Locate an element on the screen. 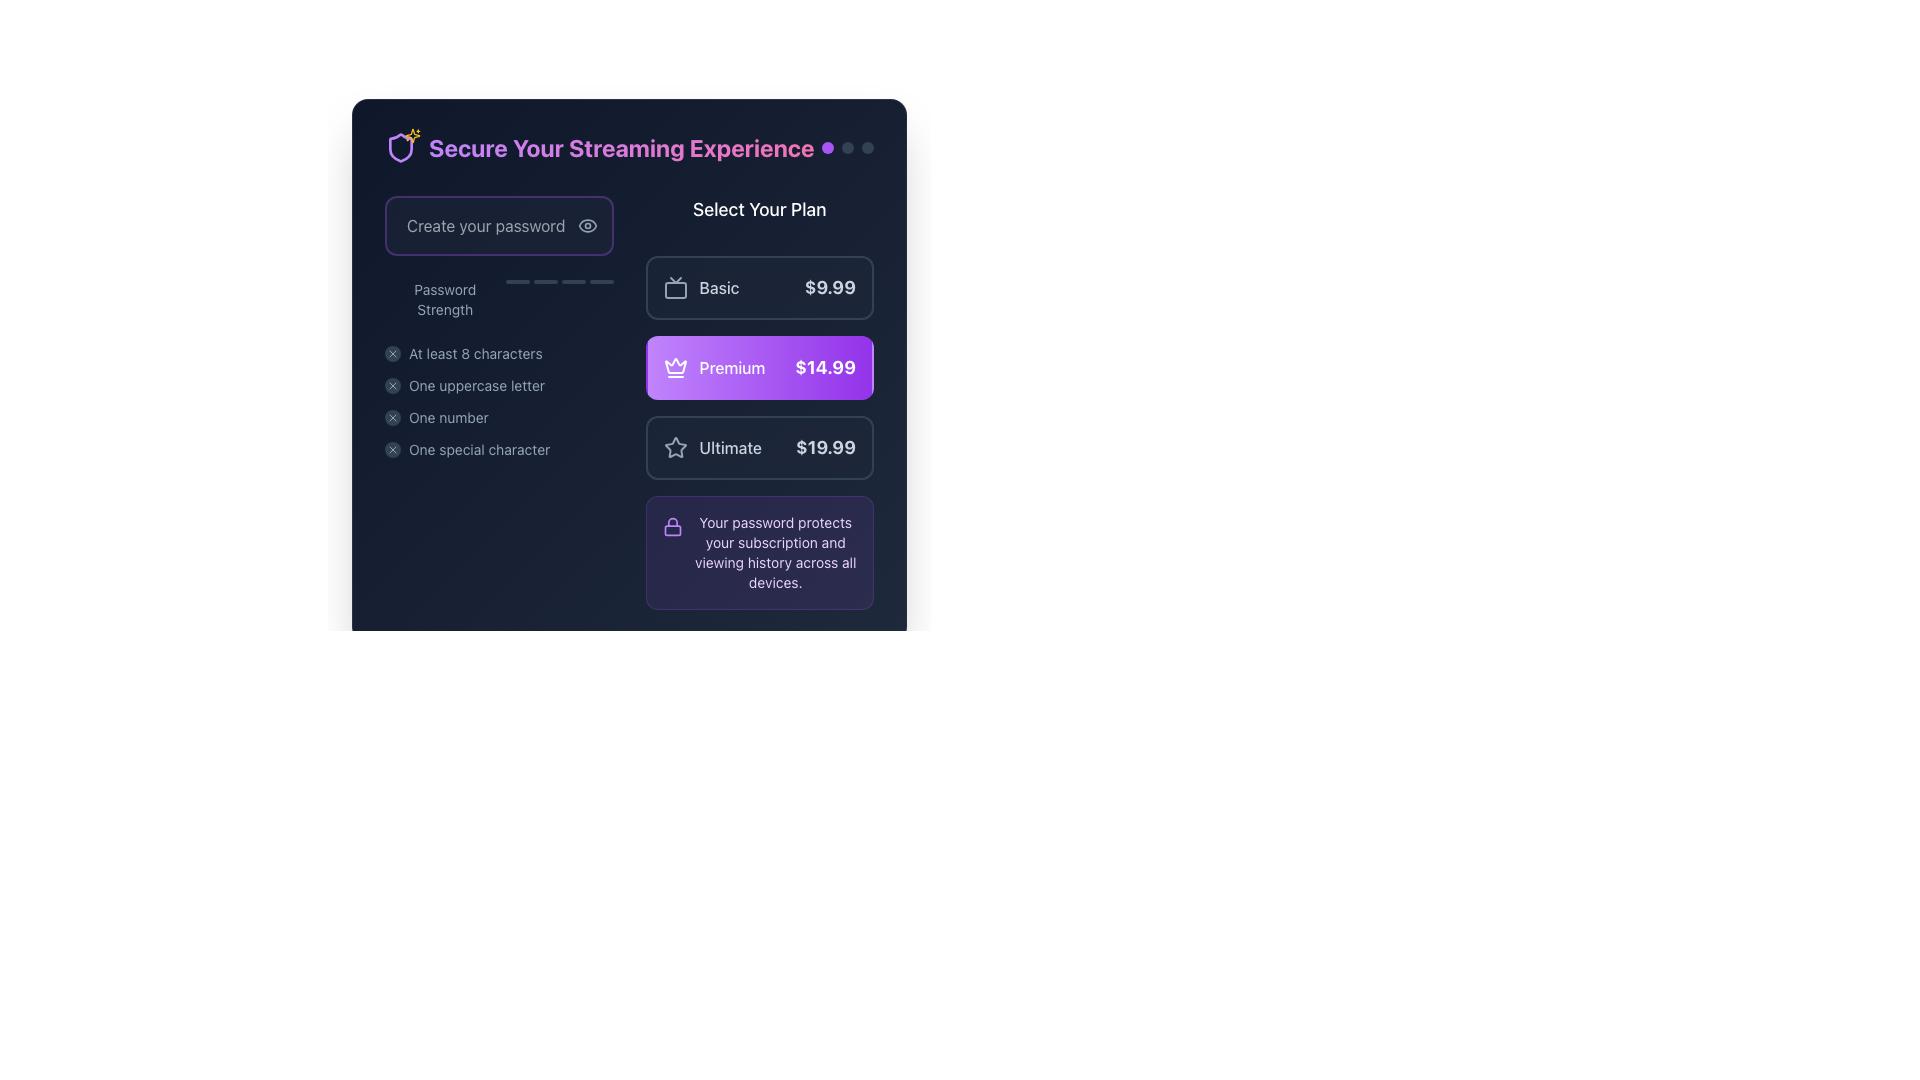 This screenshot has width=1920, height=1080. the 'Password Strength' text label, which is displayed in a small dim gray font on a darker background, located to the left of the progress indicators is located at coordinates (444, 300).